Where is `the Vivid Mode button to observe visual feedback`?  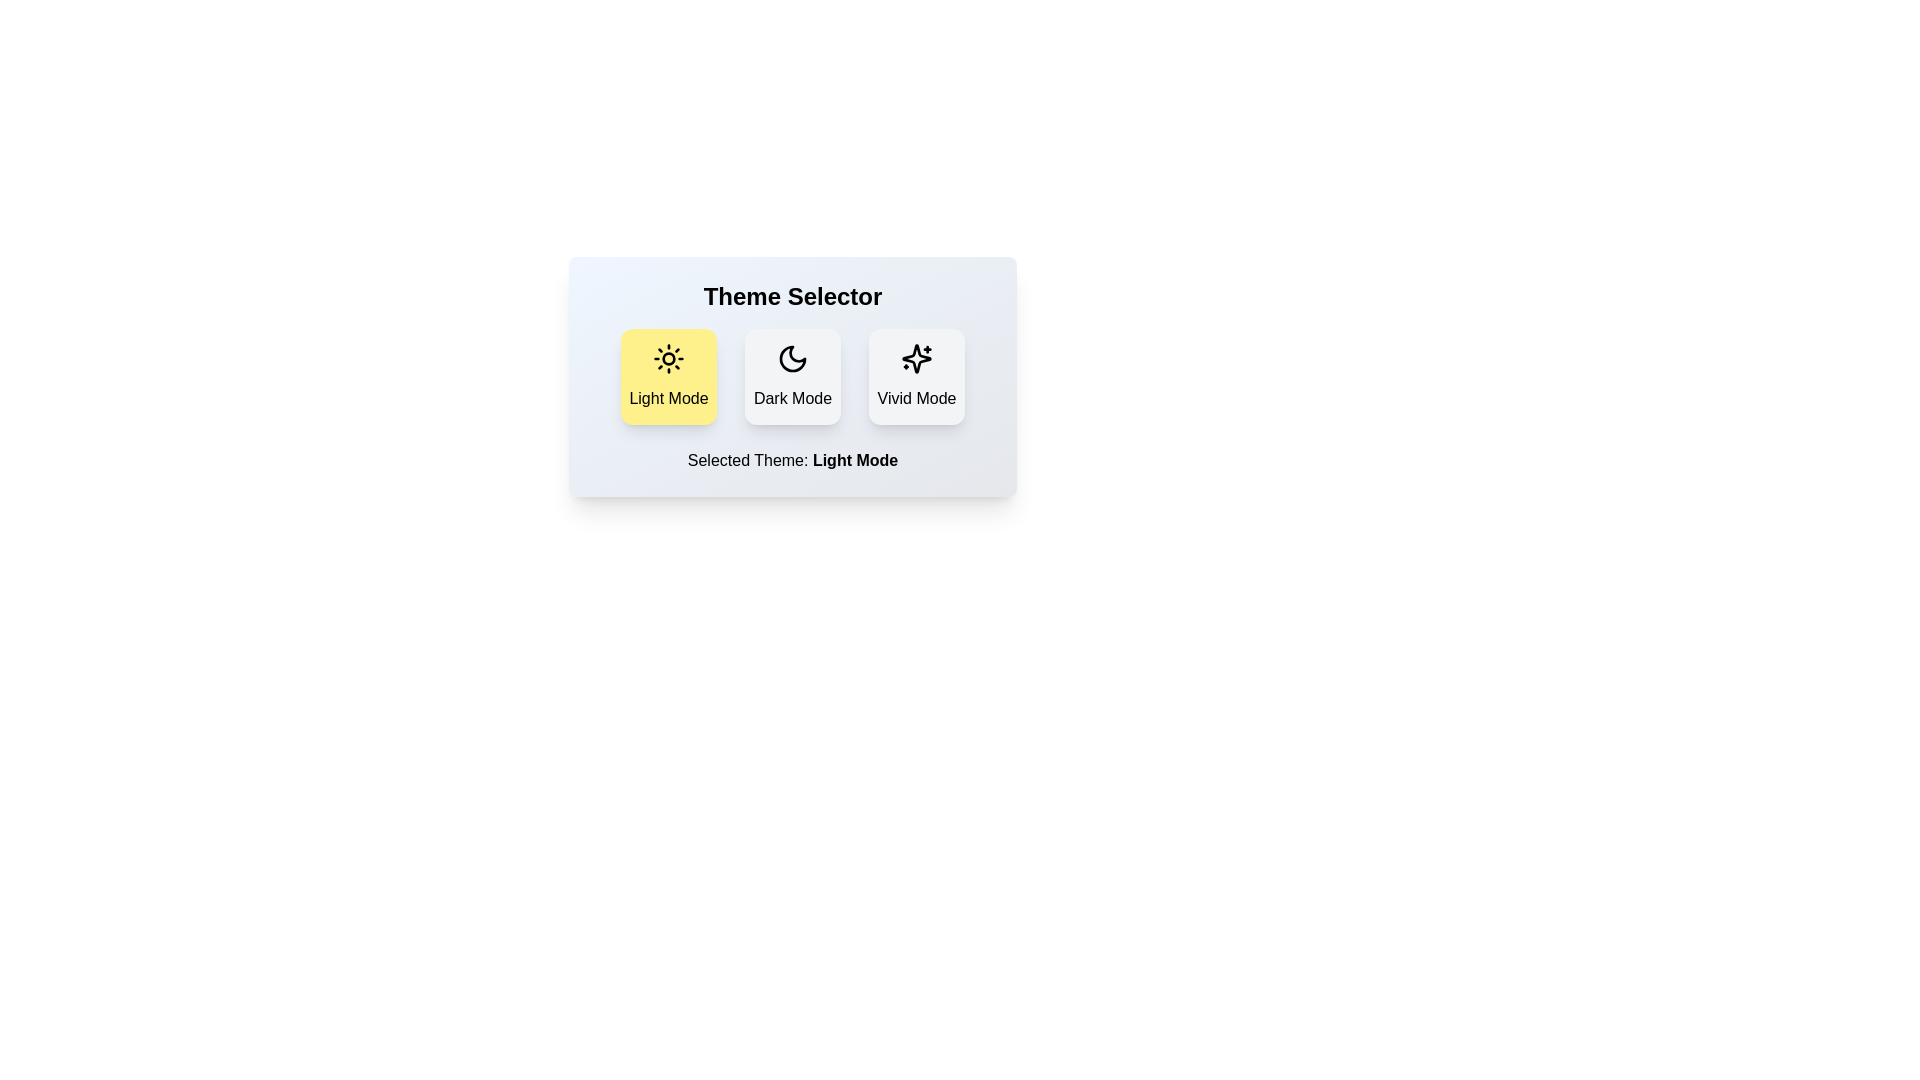 the Vivid Mode button to observe visual feedback is located at coordinates (915, 377).